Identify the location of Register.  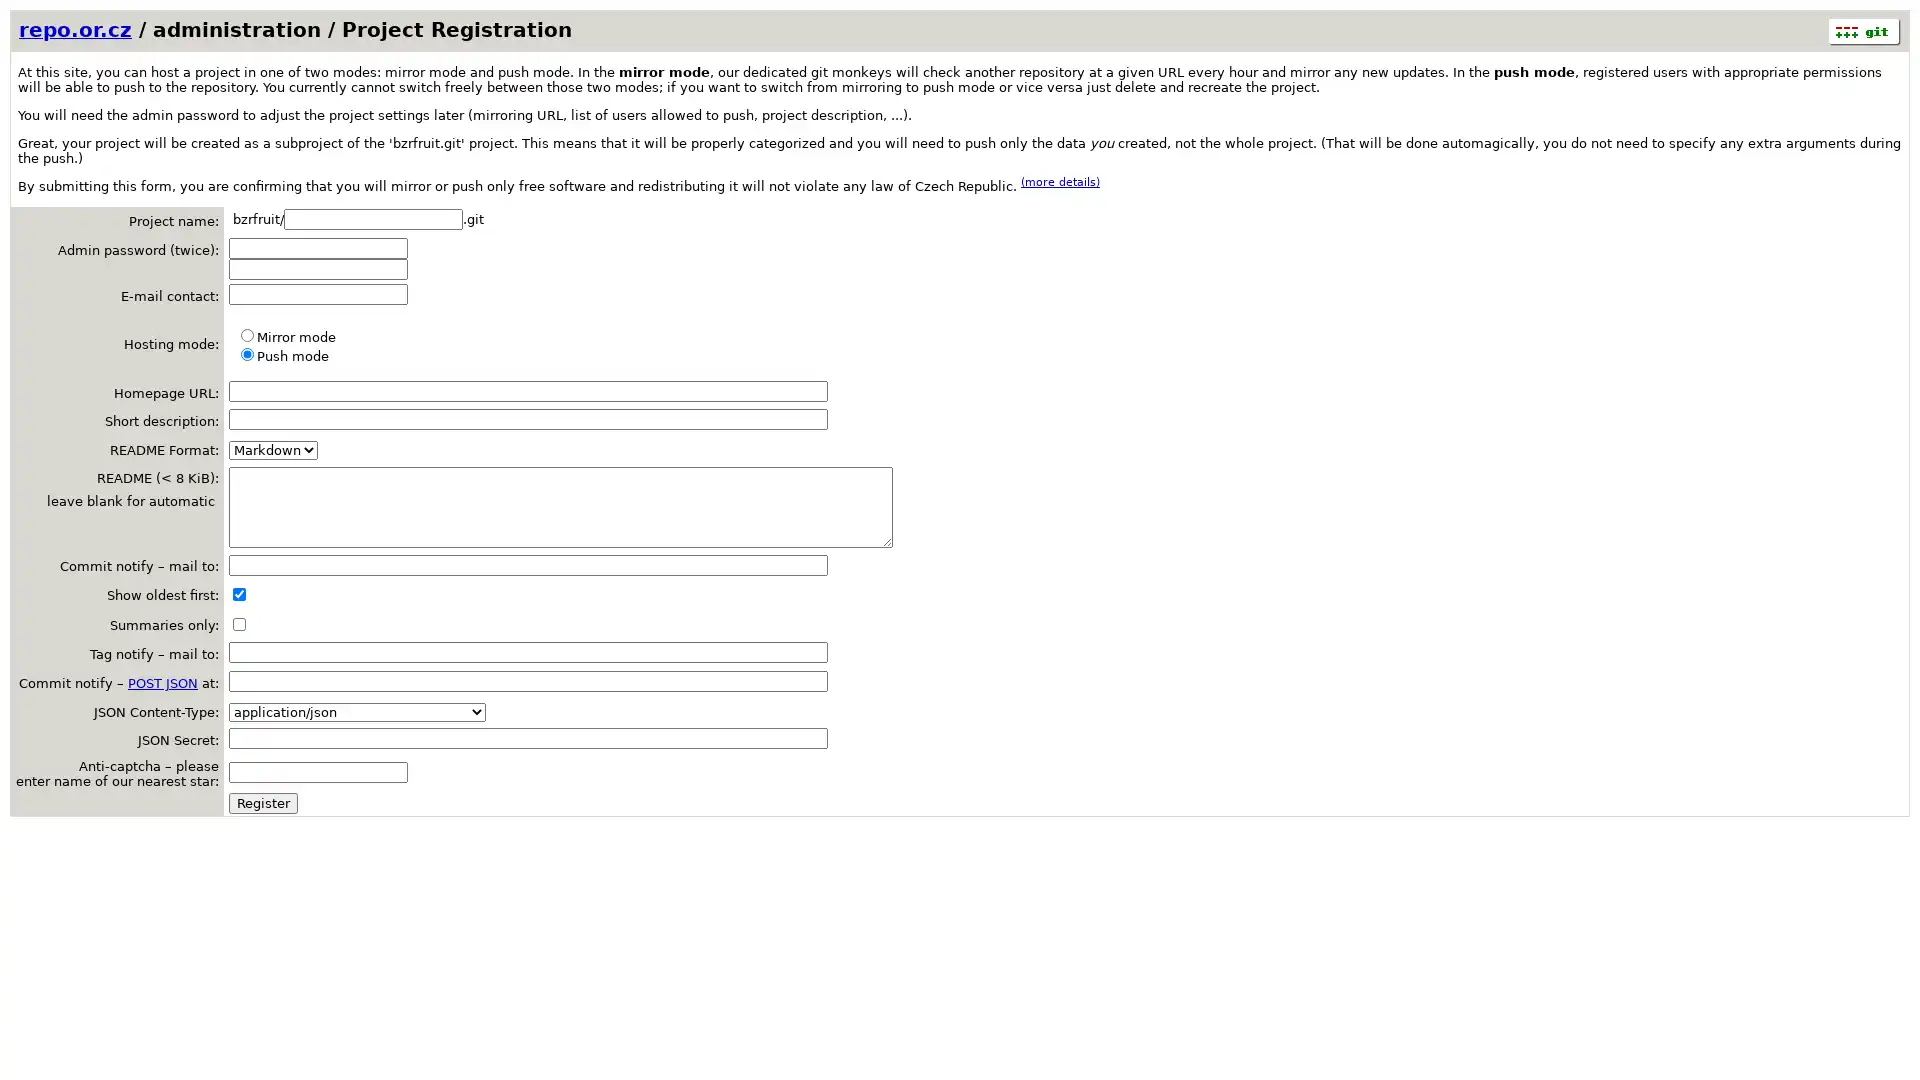
(262, 801).